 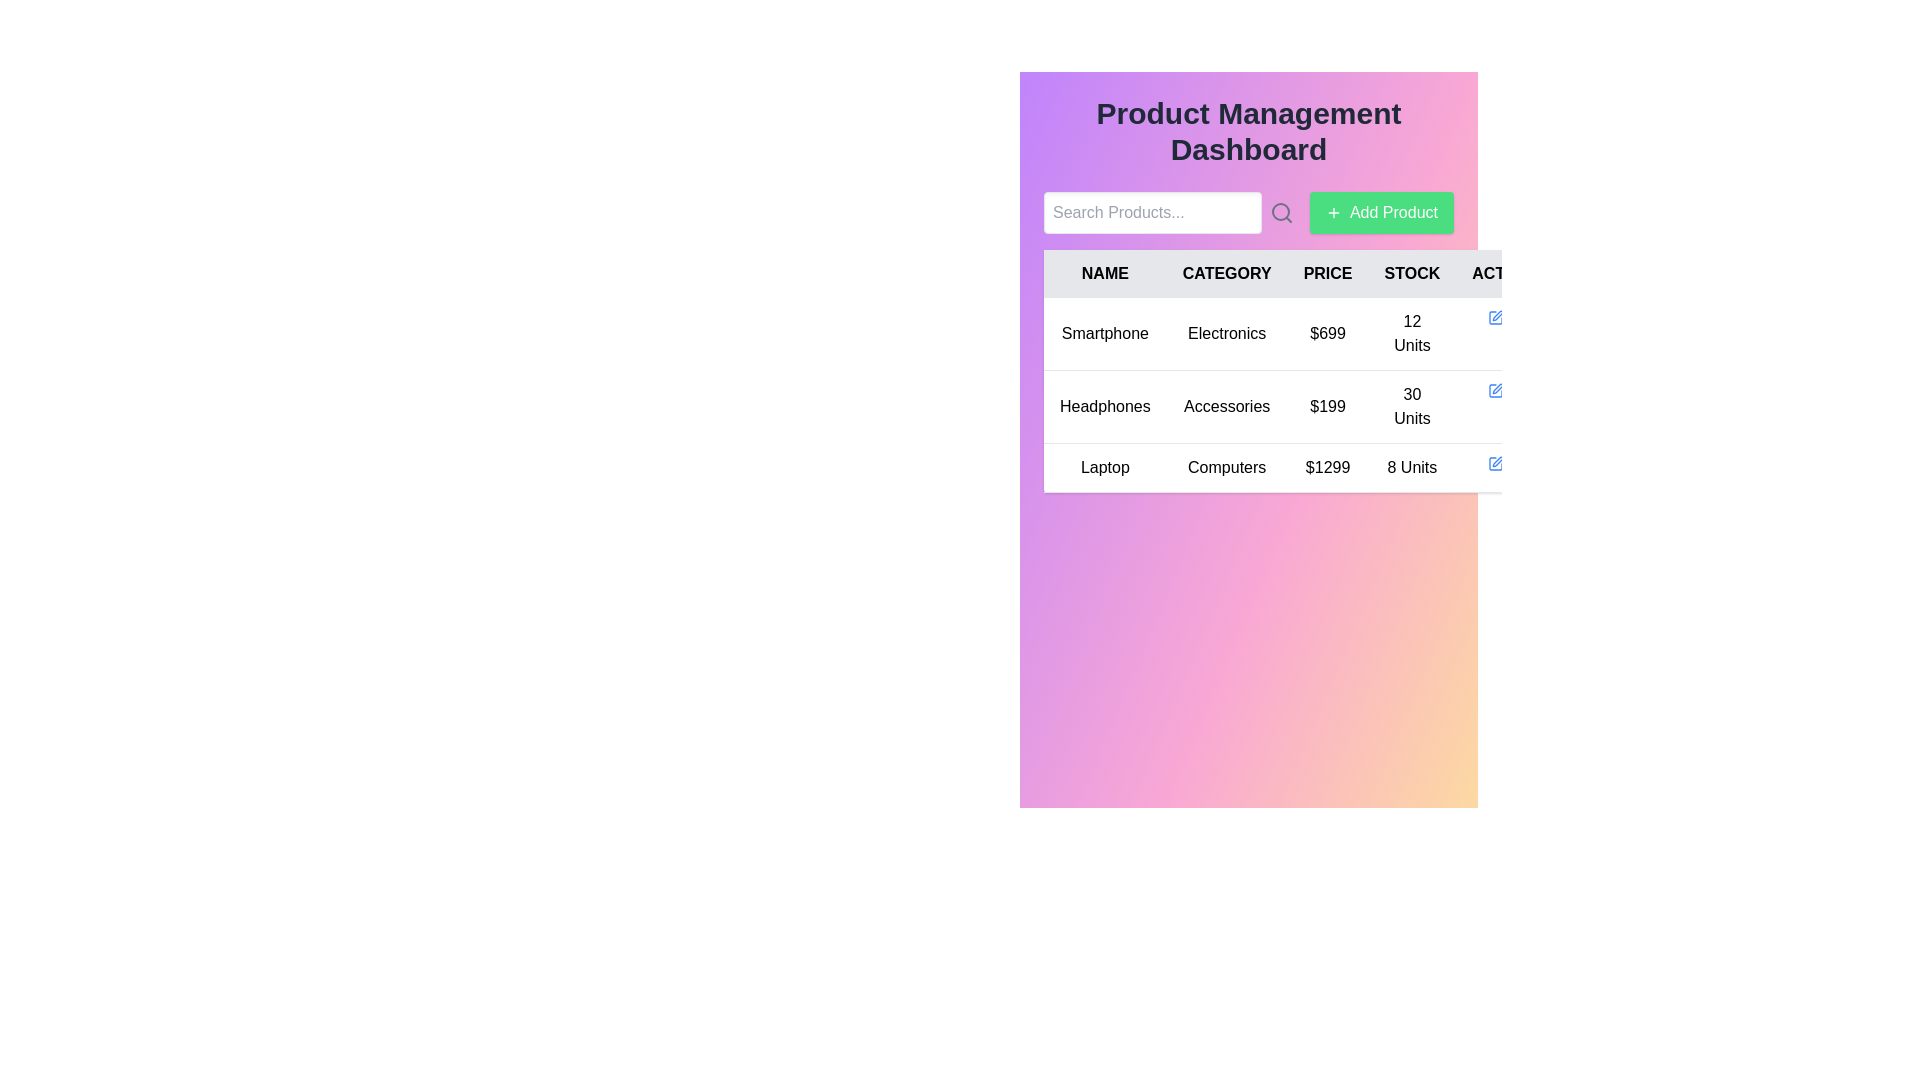 I want to click on the editing icon located in the 'Actions' column for the 'Headphones' row to initiate the editing process, so click(x=1497, y=389).